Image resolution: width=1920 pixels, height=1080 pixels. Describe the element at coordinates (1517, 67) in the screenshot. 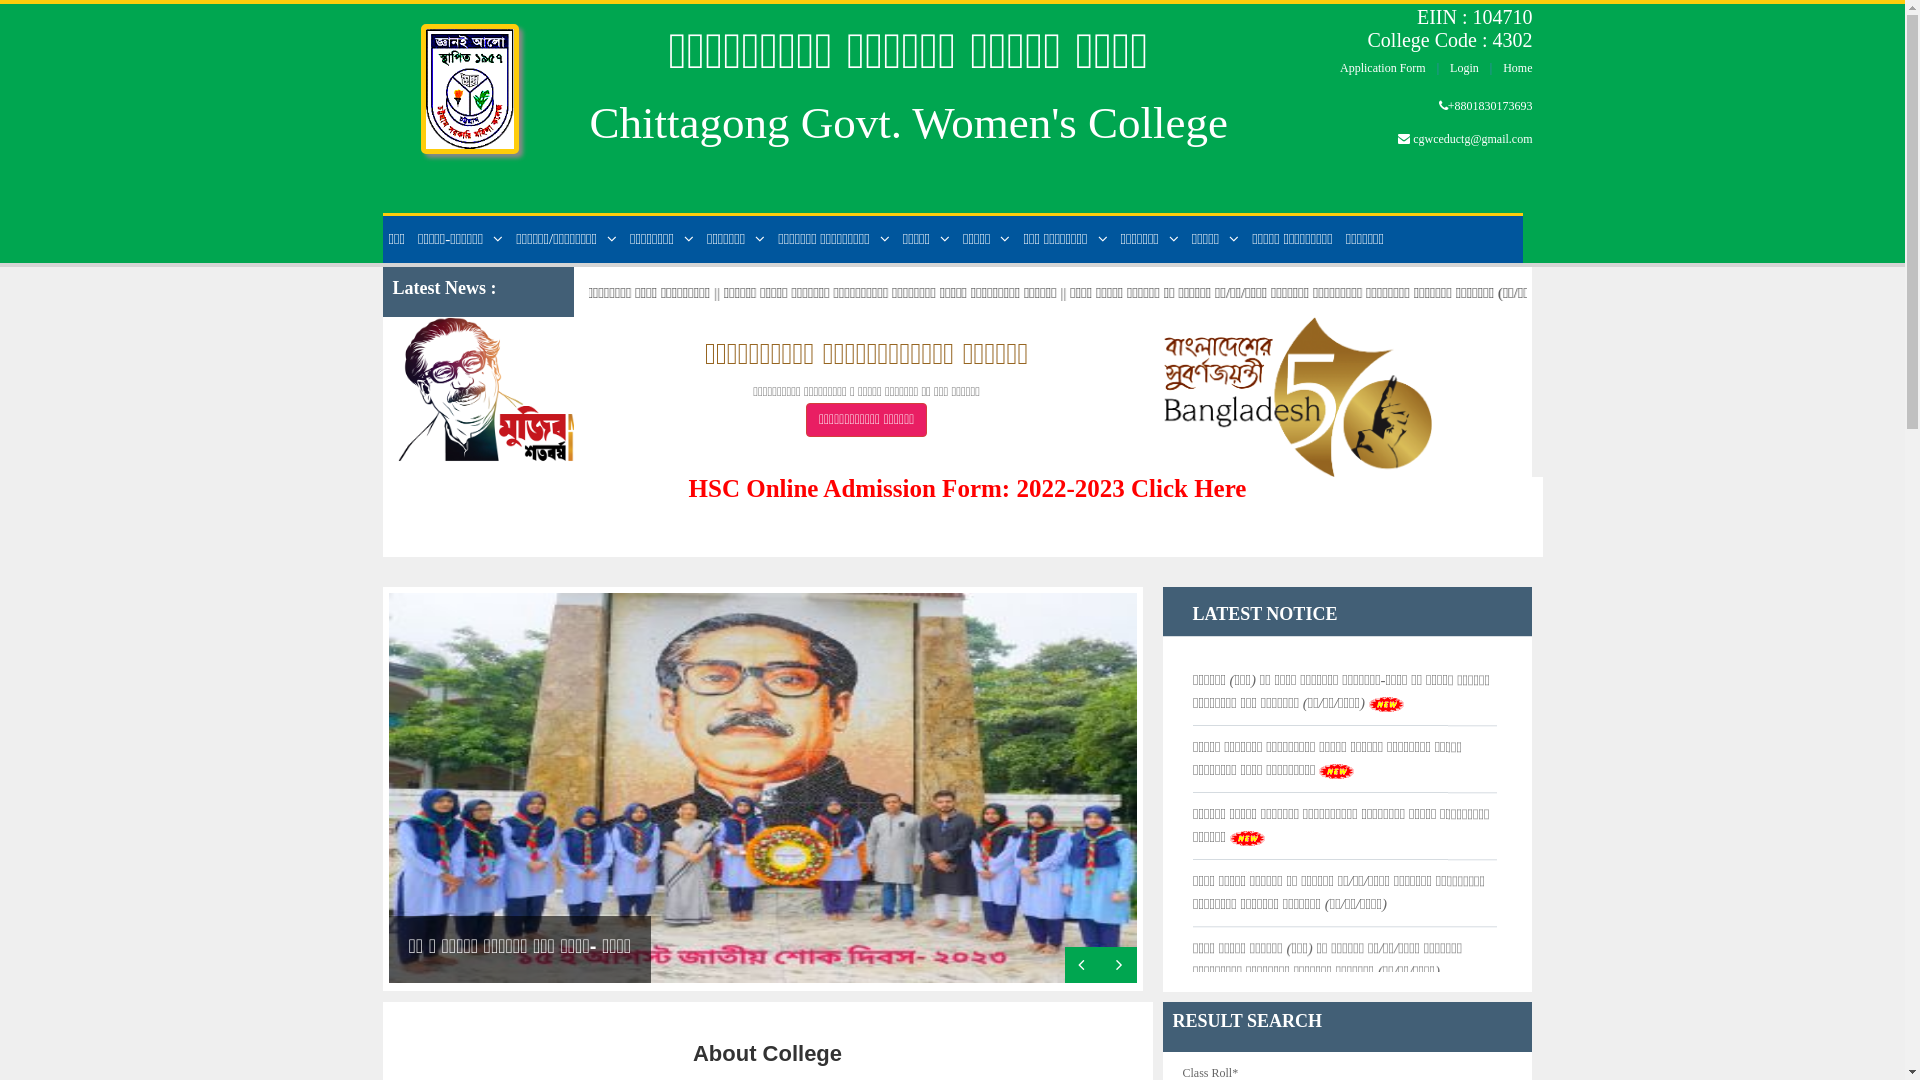

I see `'Home'` at that location.